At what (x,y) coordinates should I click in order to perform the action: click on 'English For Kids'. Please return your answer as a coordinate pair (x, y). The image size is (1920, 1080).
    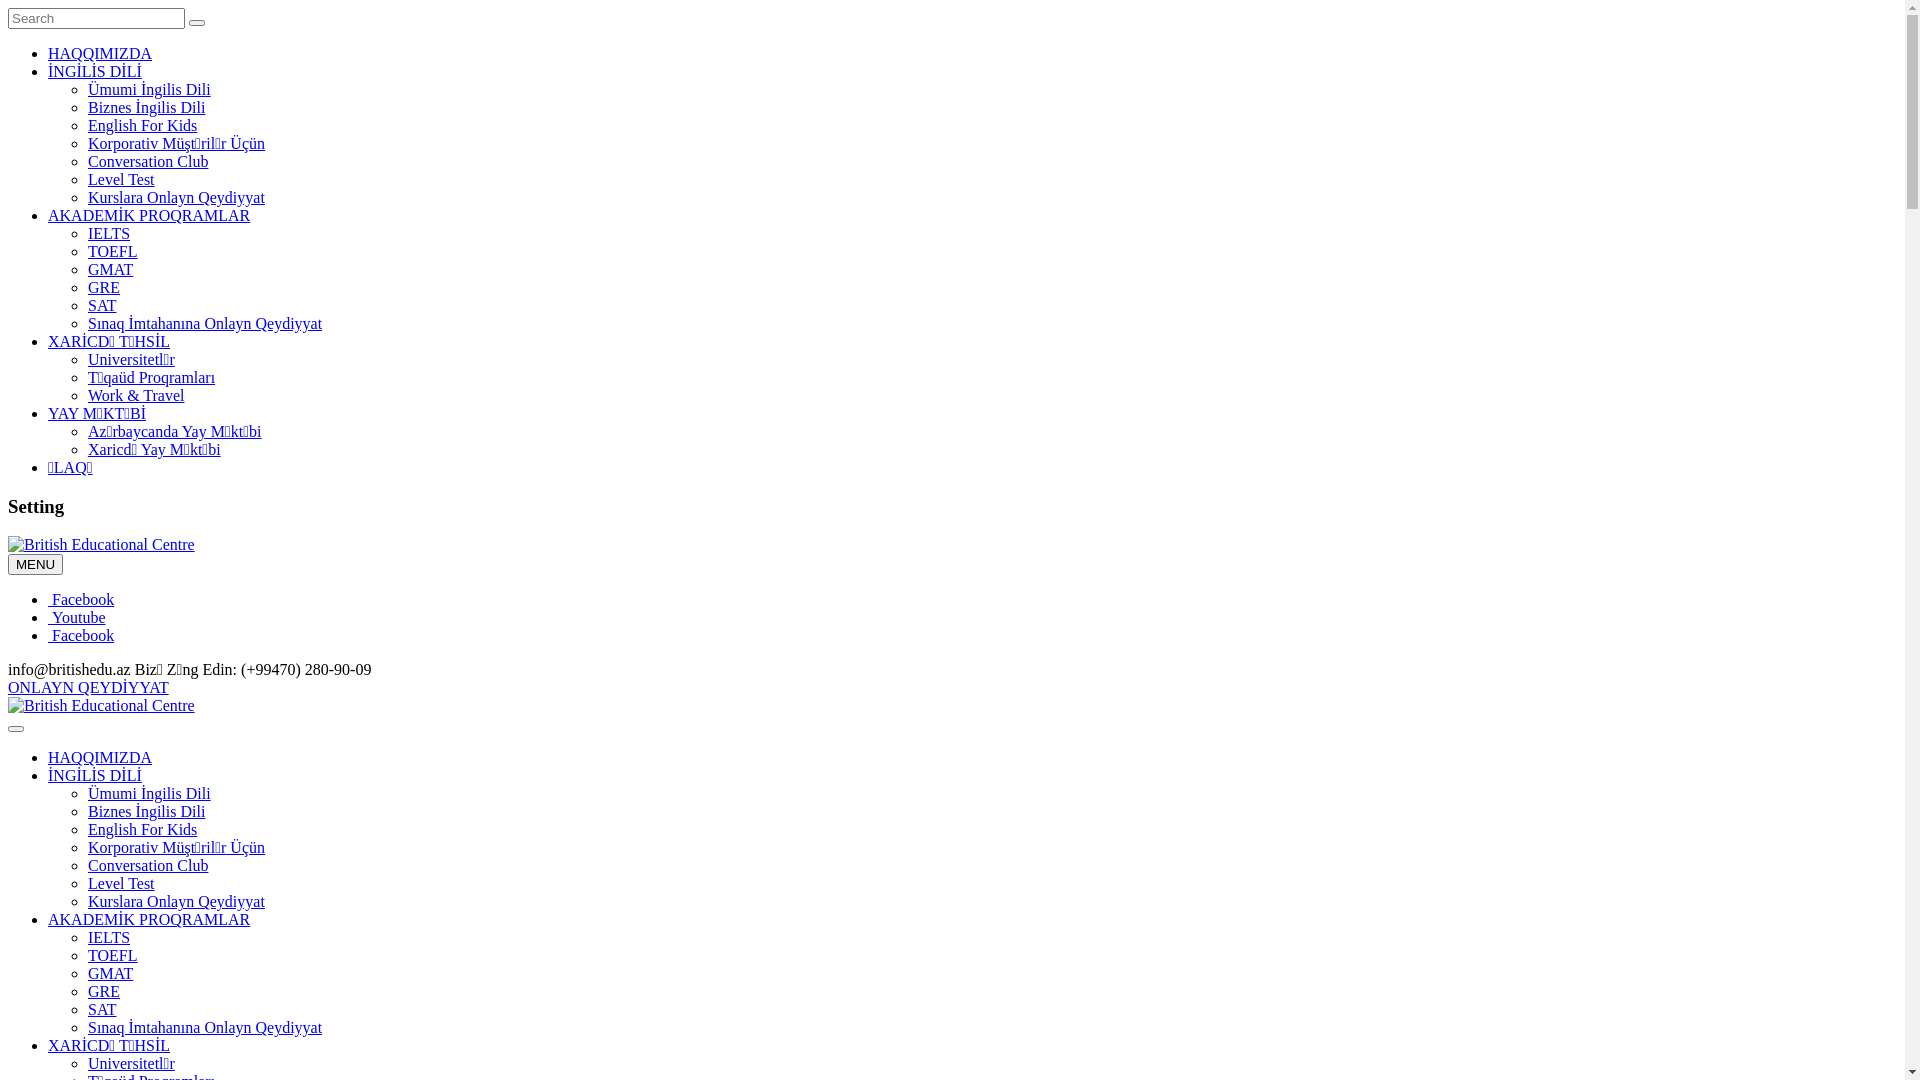
    Looking at the image, I should click on (86, 125).